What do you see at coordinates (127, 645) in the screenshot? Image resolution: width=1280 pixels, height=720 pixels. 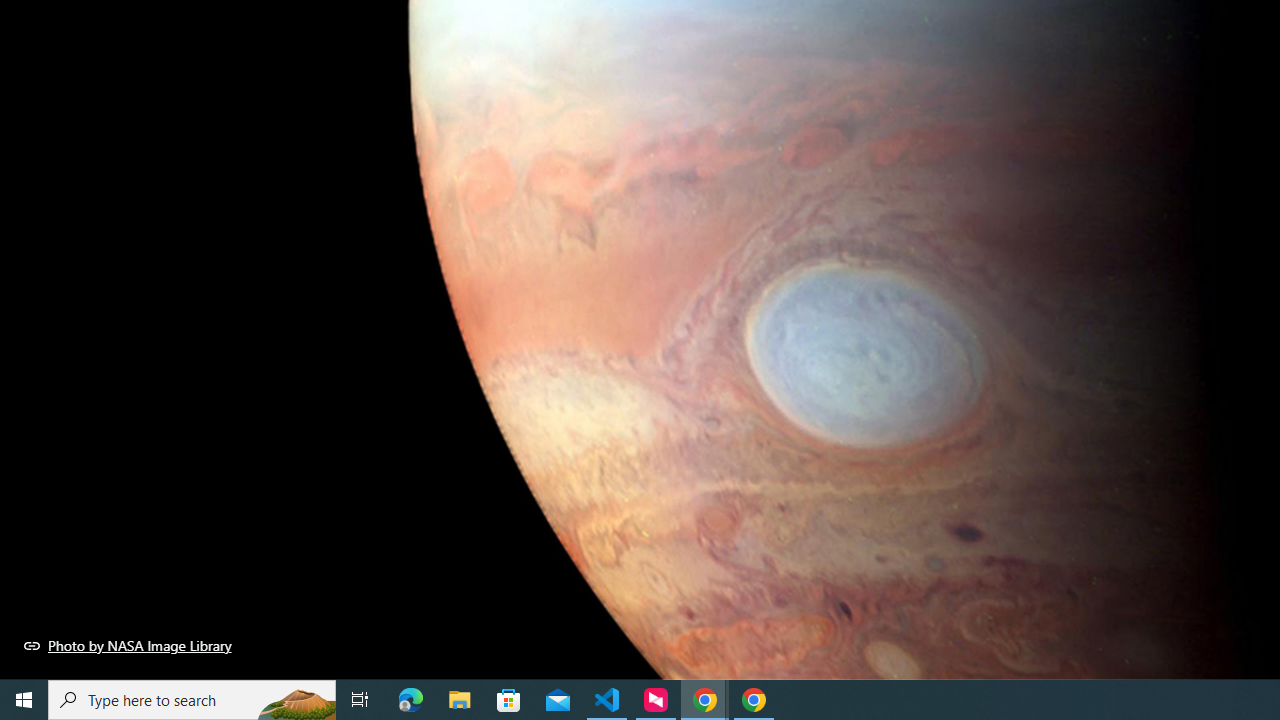 I see `'Photo by NASA Image Library'` at bounding box center [127, 645].